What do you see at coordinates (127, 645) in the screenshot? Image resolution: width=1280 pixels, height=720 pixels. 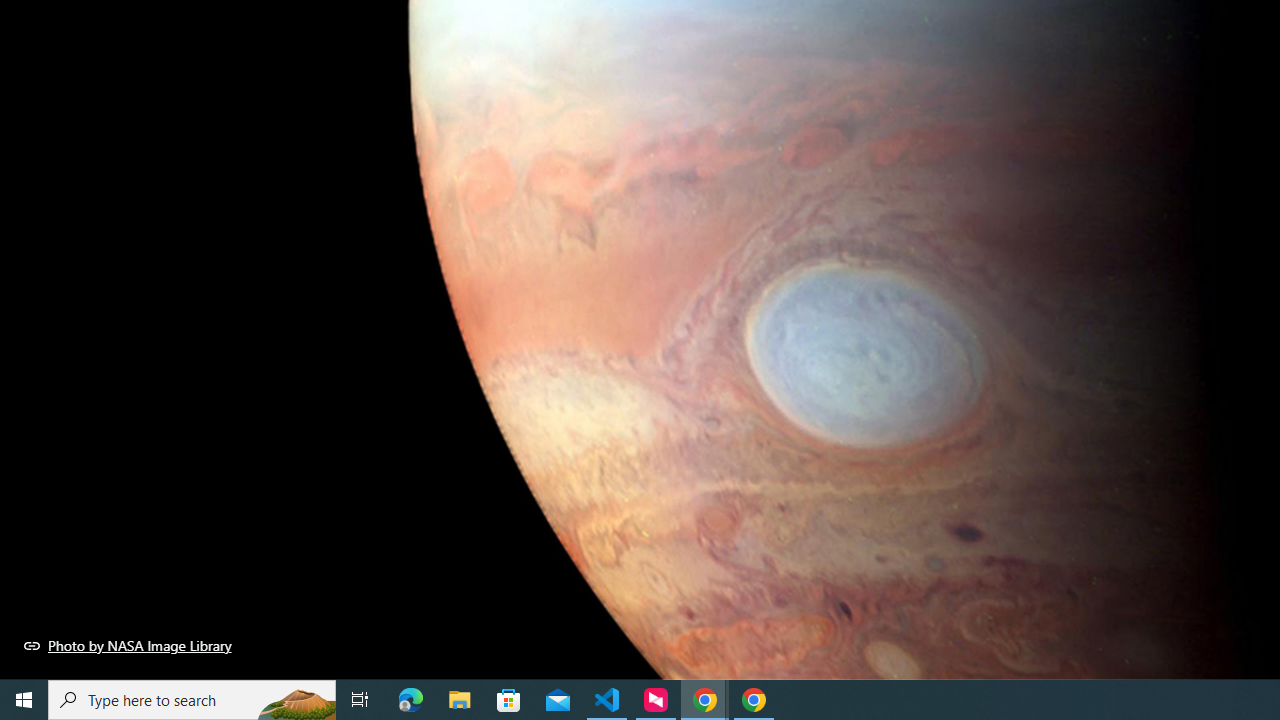 I see `'Photo by NASA Image Library'` at bounding box center [127, 645].